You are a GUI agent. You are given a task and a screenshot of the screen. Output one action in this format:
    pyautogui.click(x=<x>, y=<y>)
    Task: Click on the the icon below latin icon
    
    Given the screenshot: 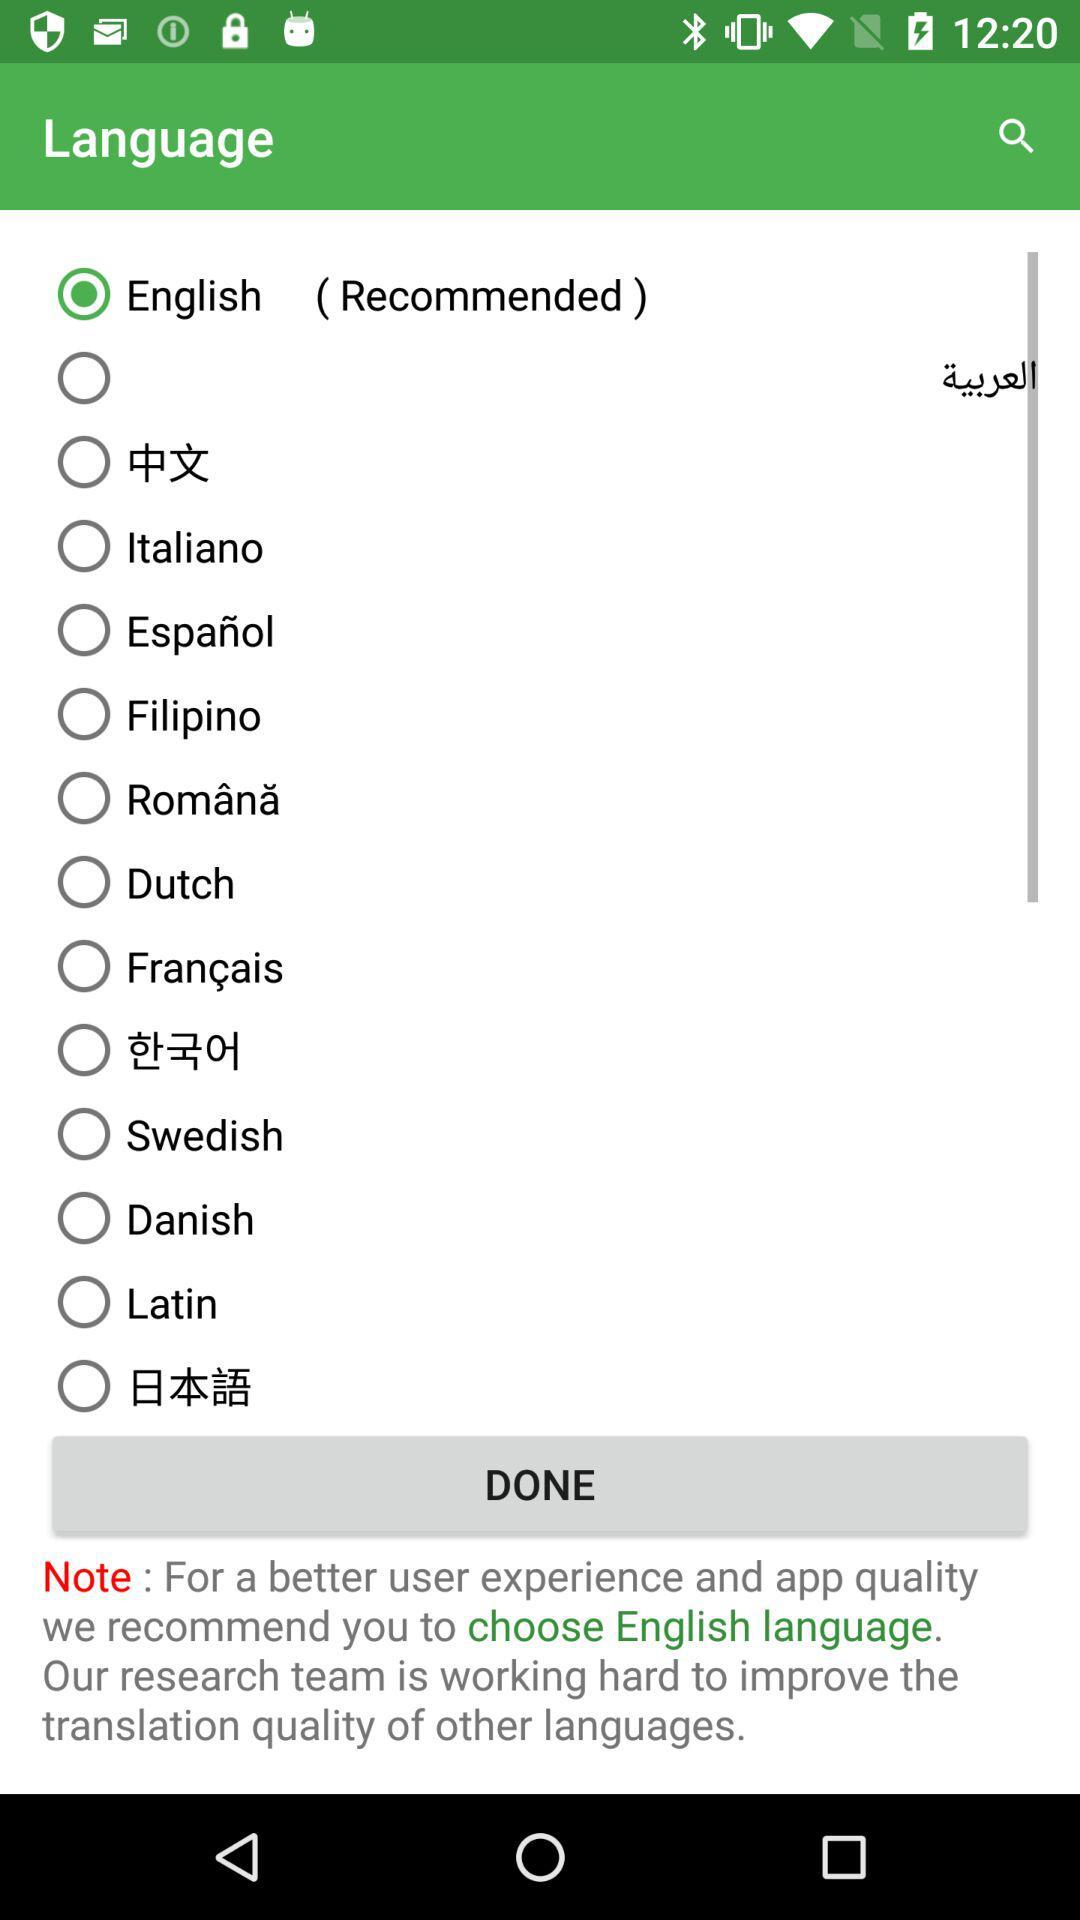 What is the action you would take?
    pyautogui.click(x=540, y=1381)
    